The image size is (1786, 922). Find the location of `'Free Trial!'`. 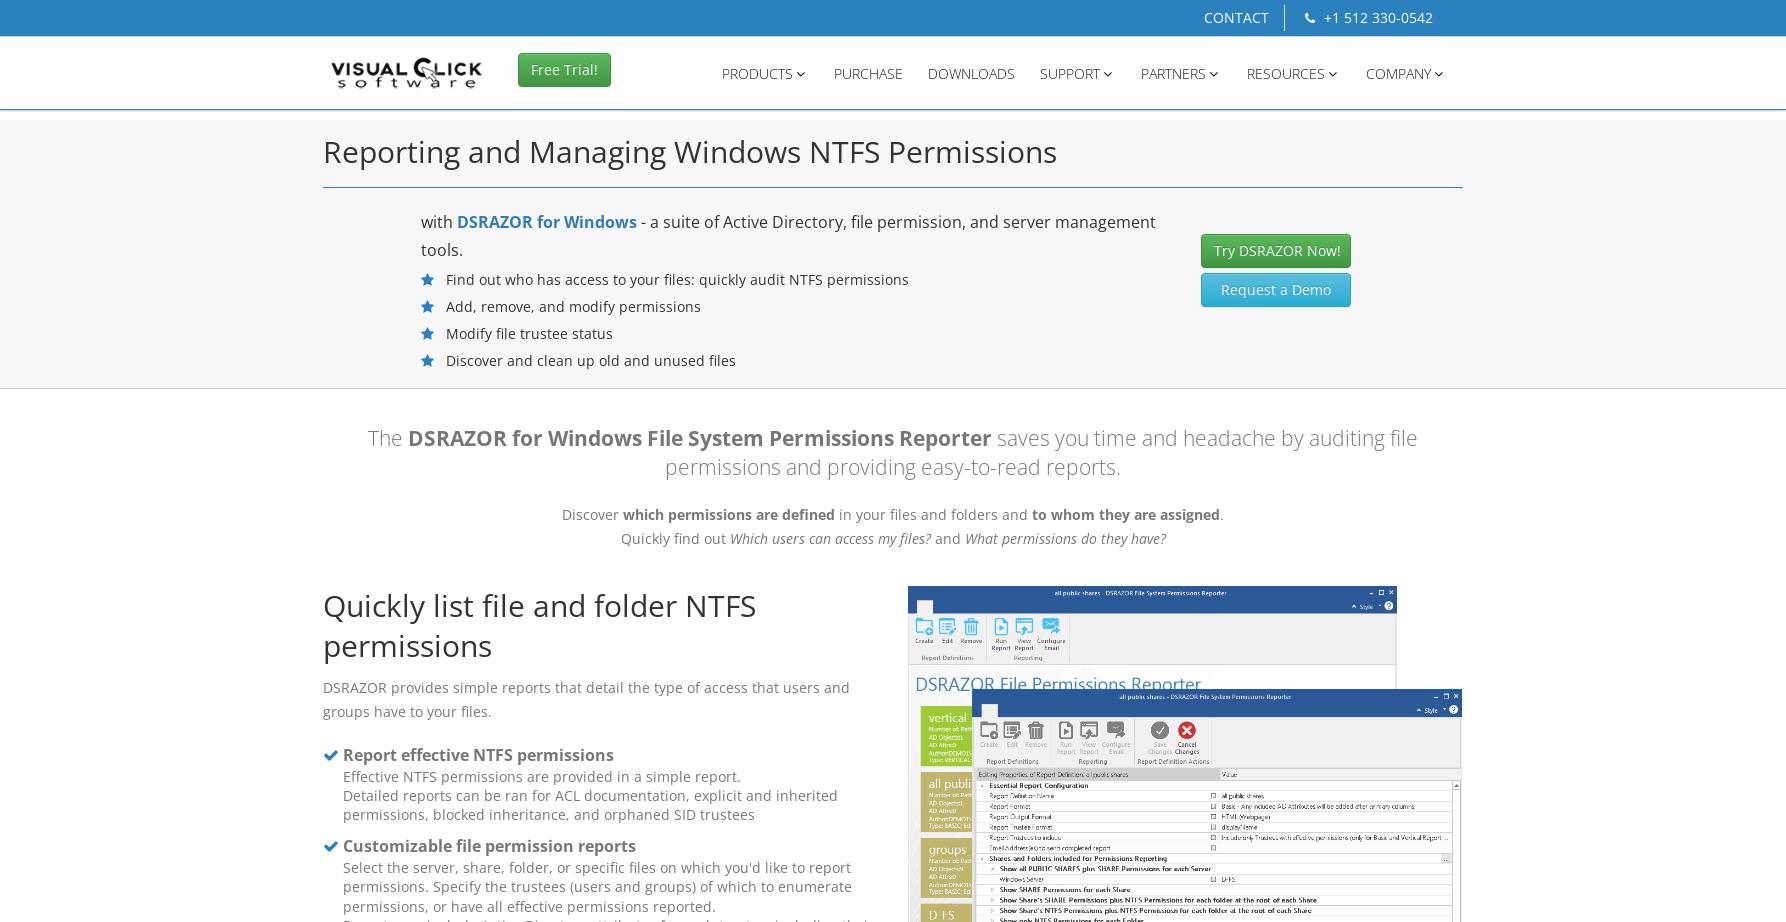

'Free Trial!' is located at coordinates (563, 75).